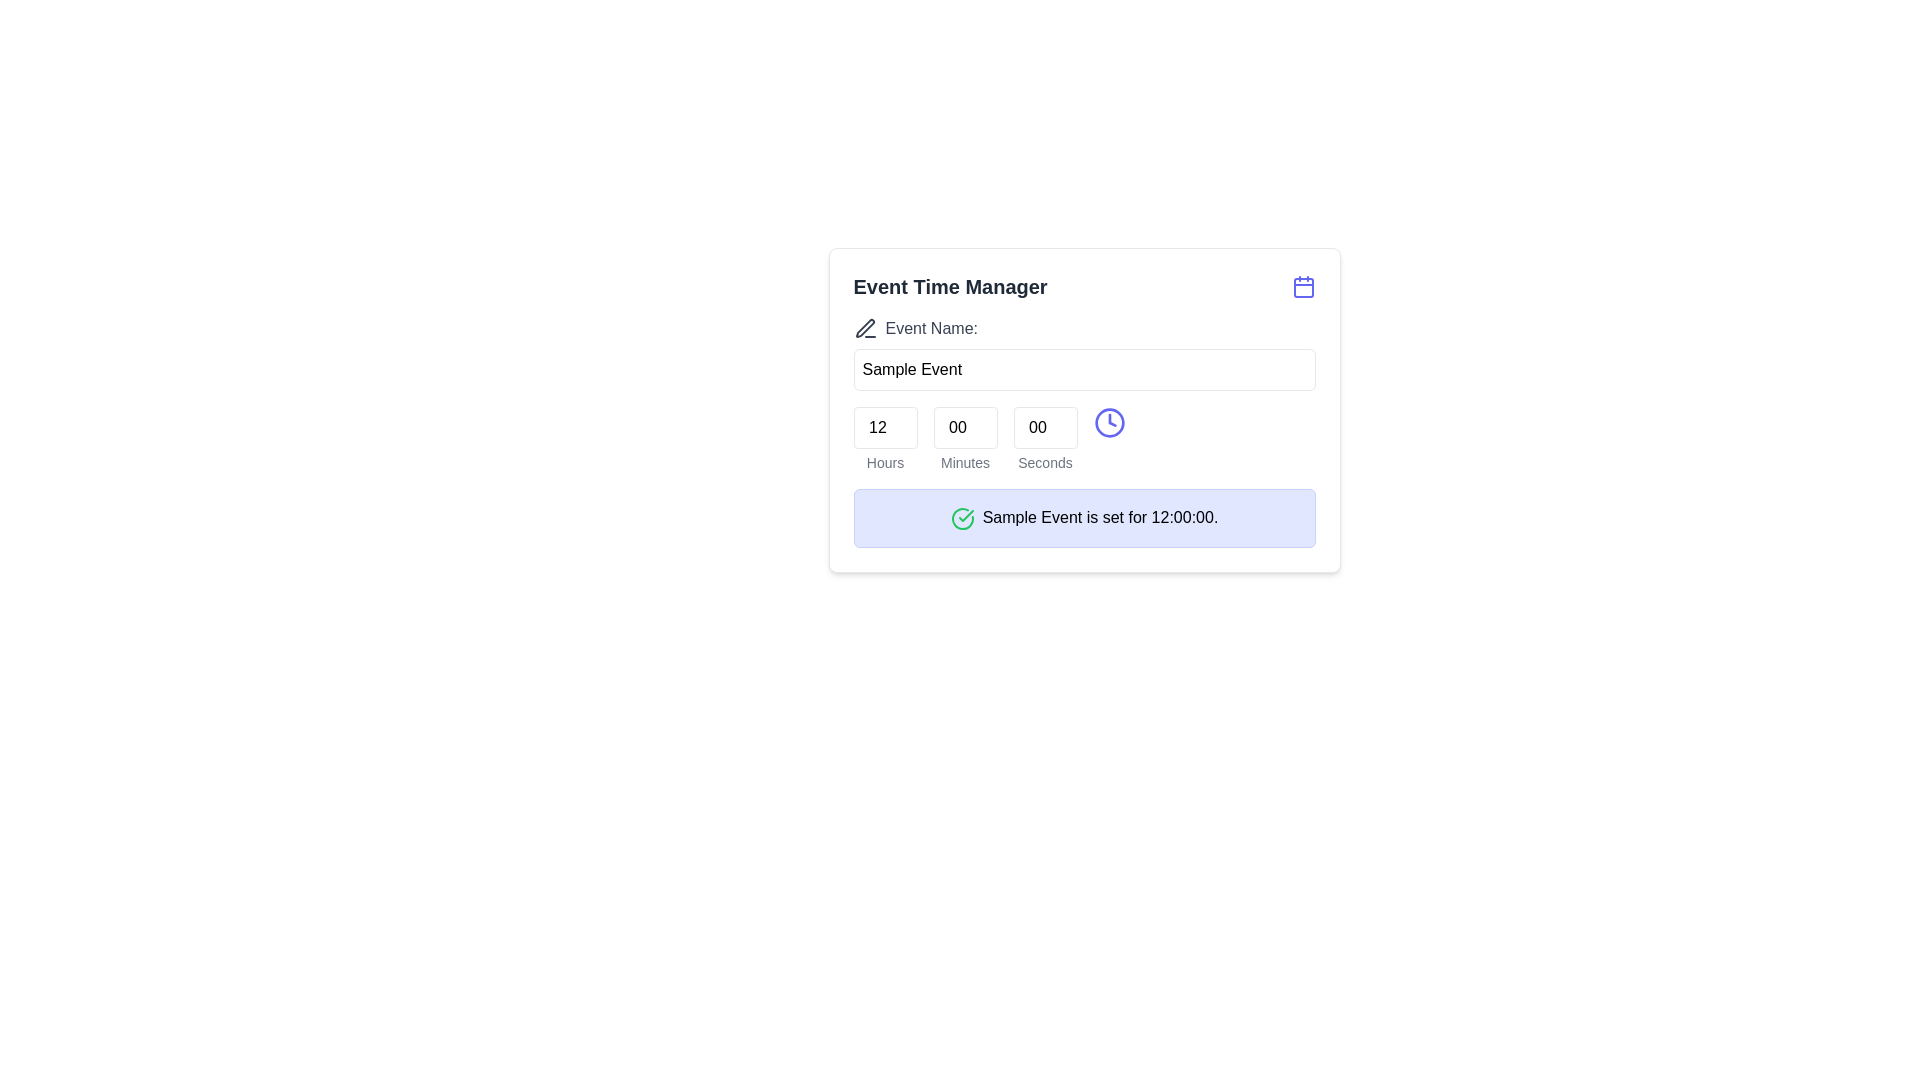 The width and height of the screenshot is (1920, 1080). I want to click on the Text label indicating the purpose of the related numeric input field for seconds in a time selection section, positioned directly under the numeric input field and aligned with labels 'Hours' and 'Minutes', so click(1044, 462).